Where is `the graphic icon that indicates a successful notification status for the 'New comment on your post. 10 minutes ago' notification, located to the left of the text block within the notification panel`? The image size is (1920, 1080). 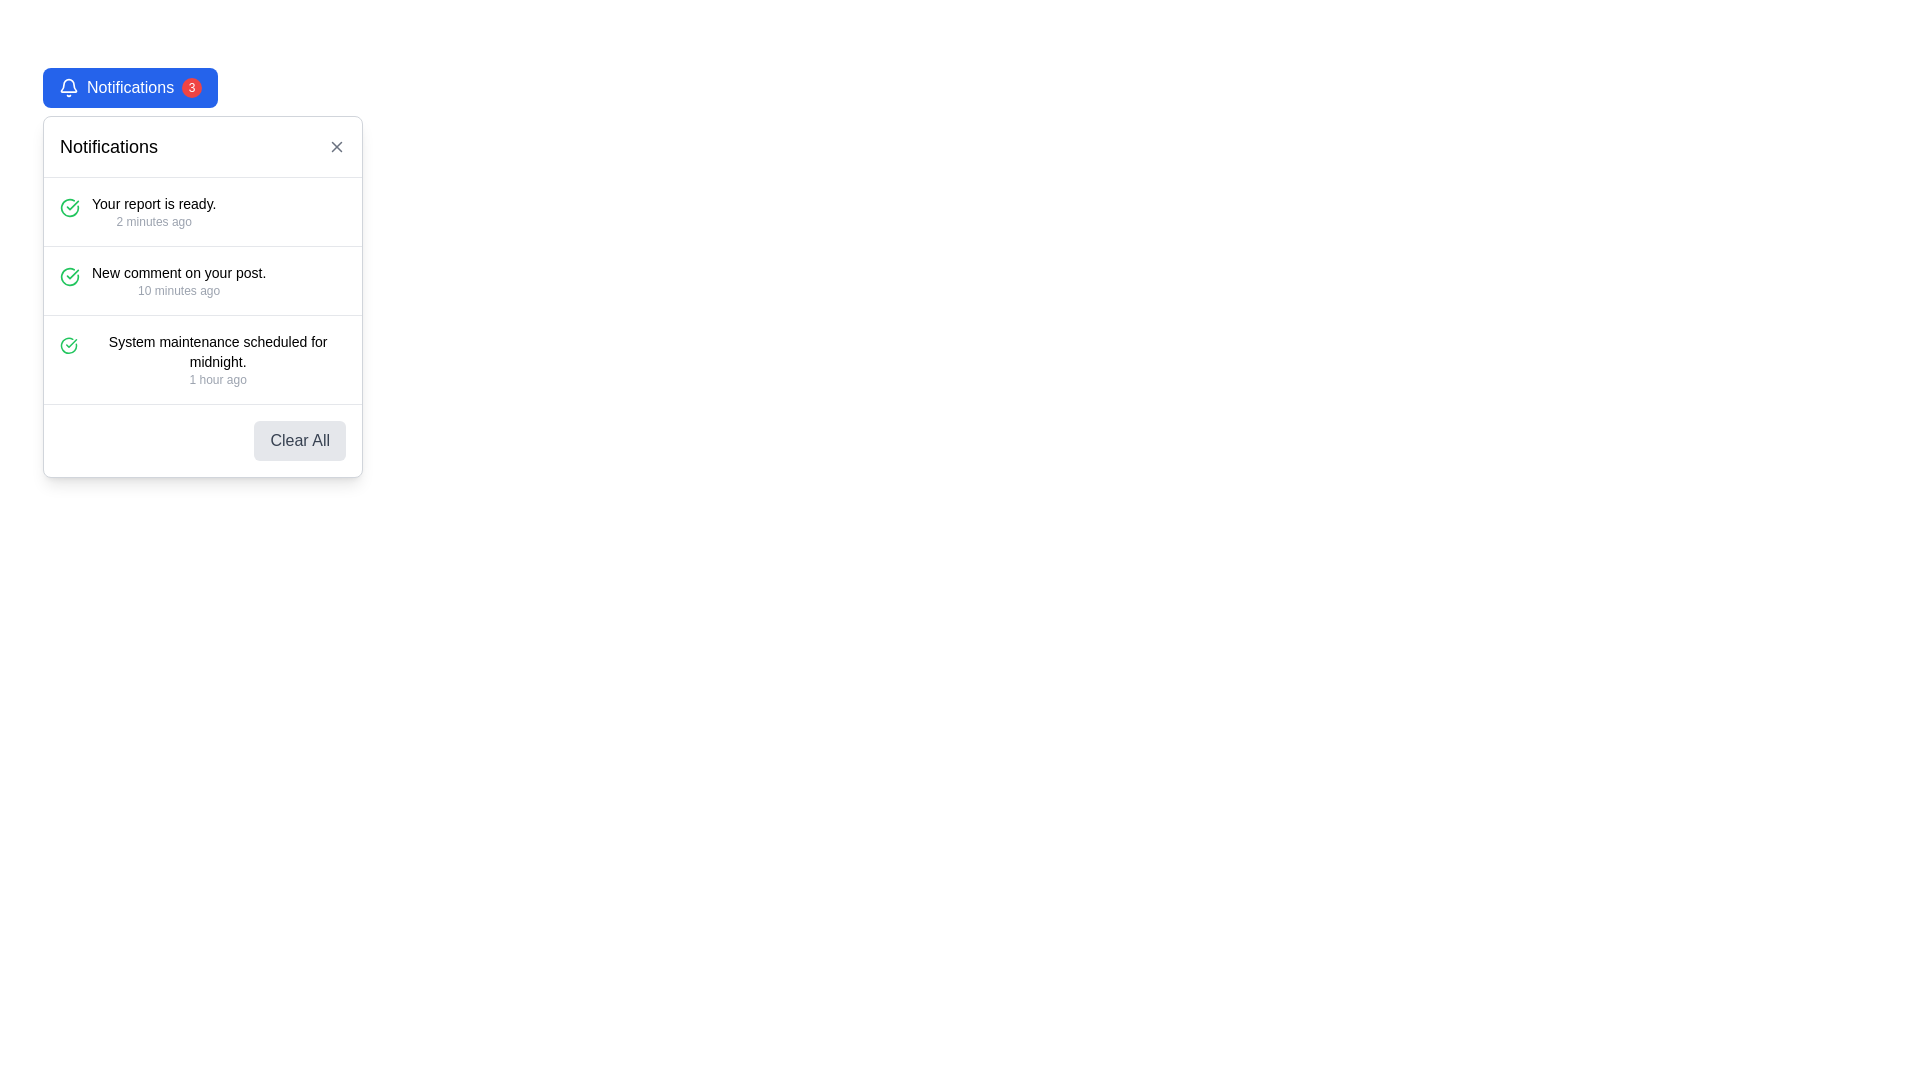
the graphic icon that indicates a successful notification status for the 'New comment on your post. 10 minutes ago' notification, located to the left of the text block within the notification panel is located at coordinates (70, 277).